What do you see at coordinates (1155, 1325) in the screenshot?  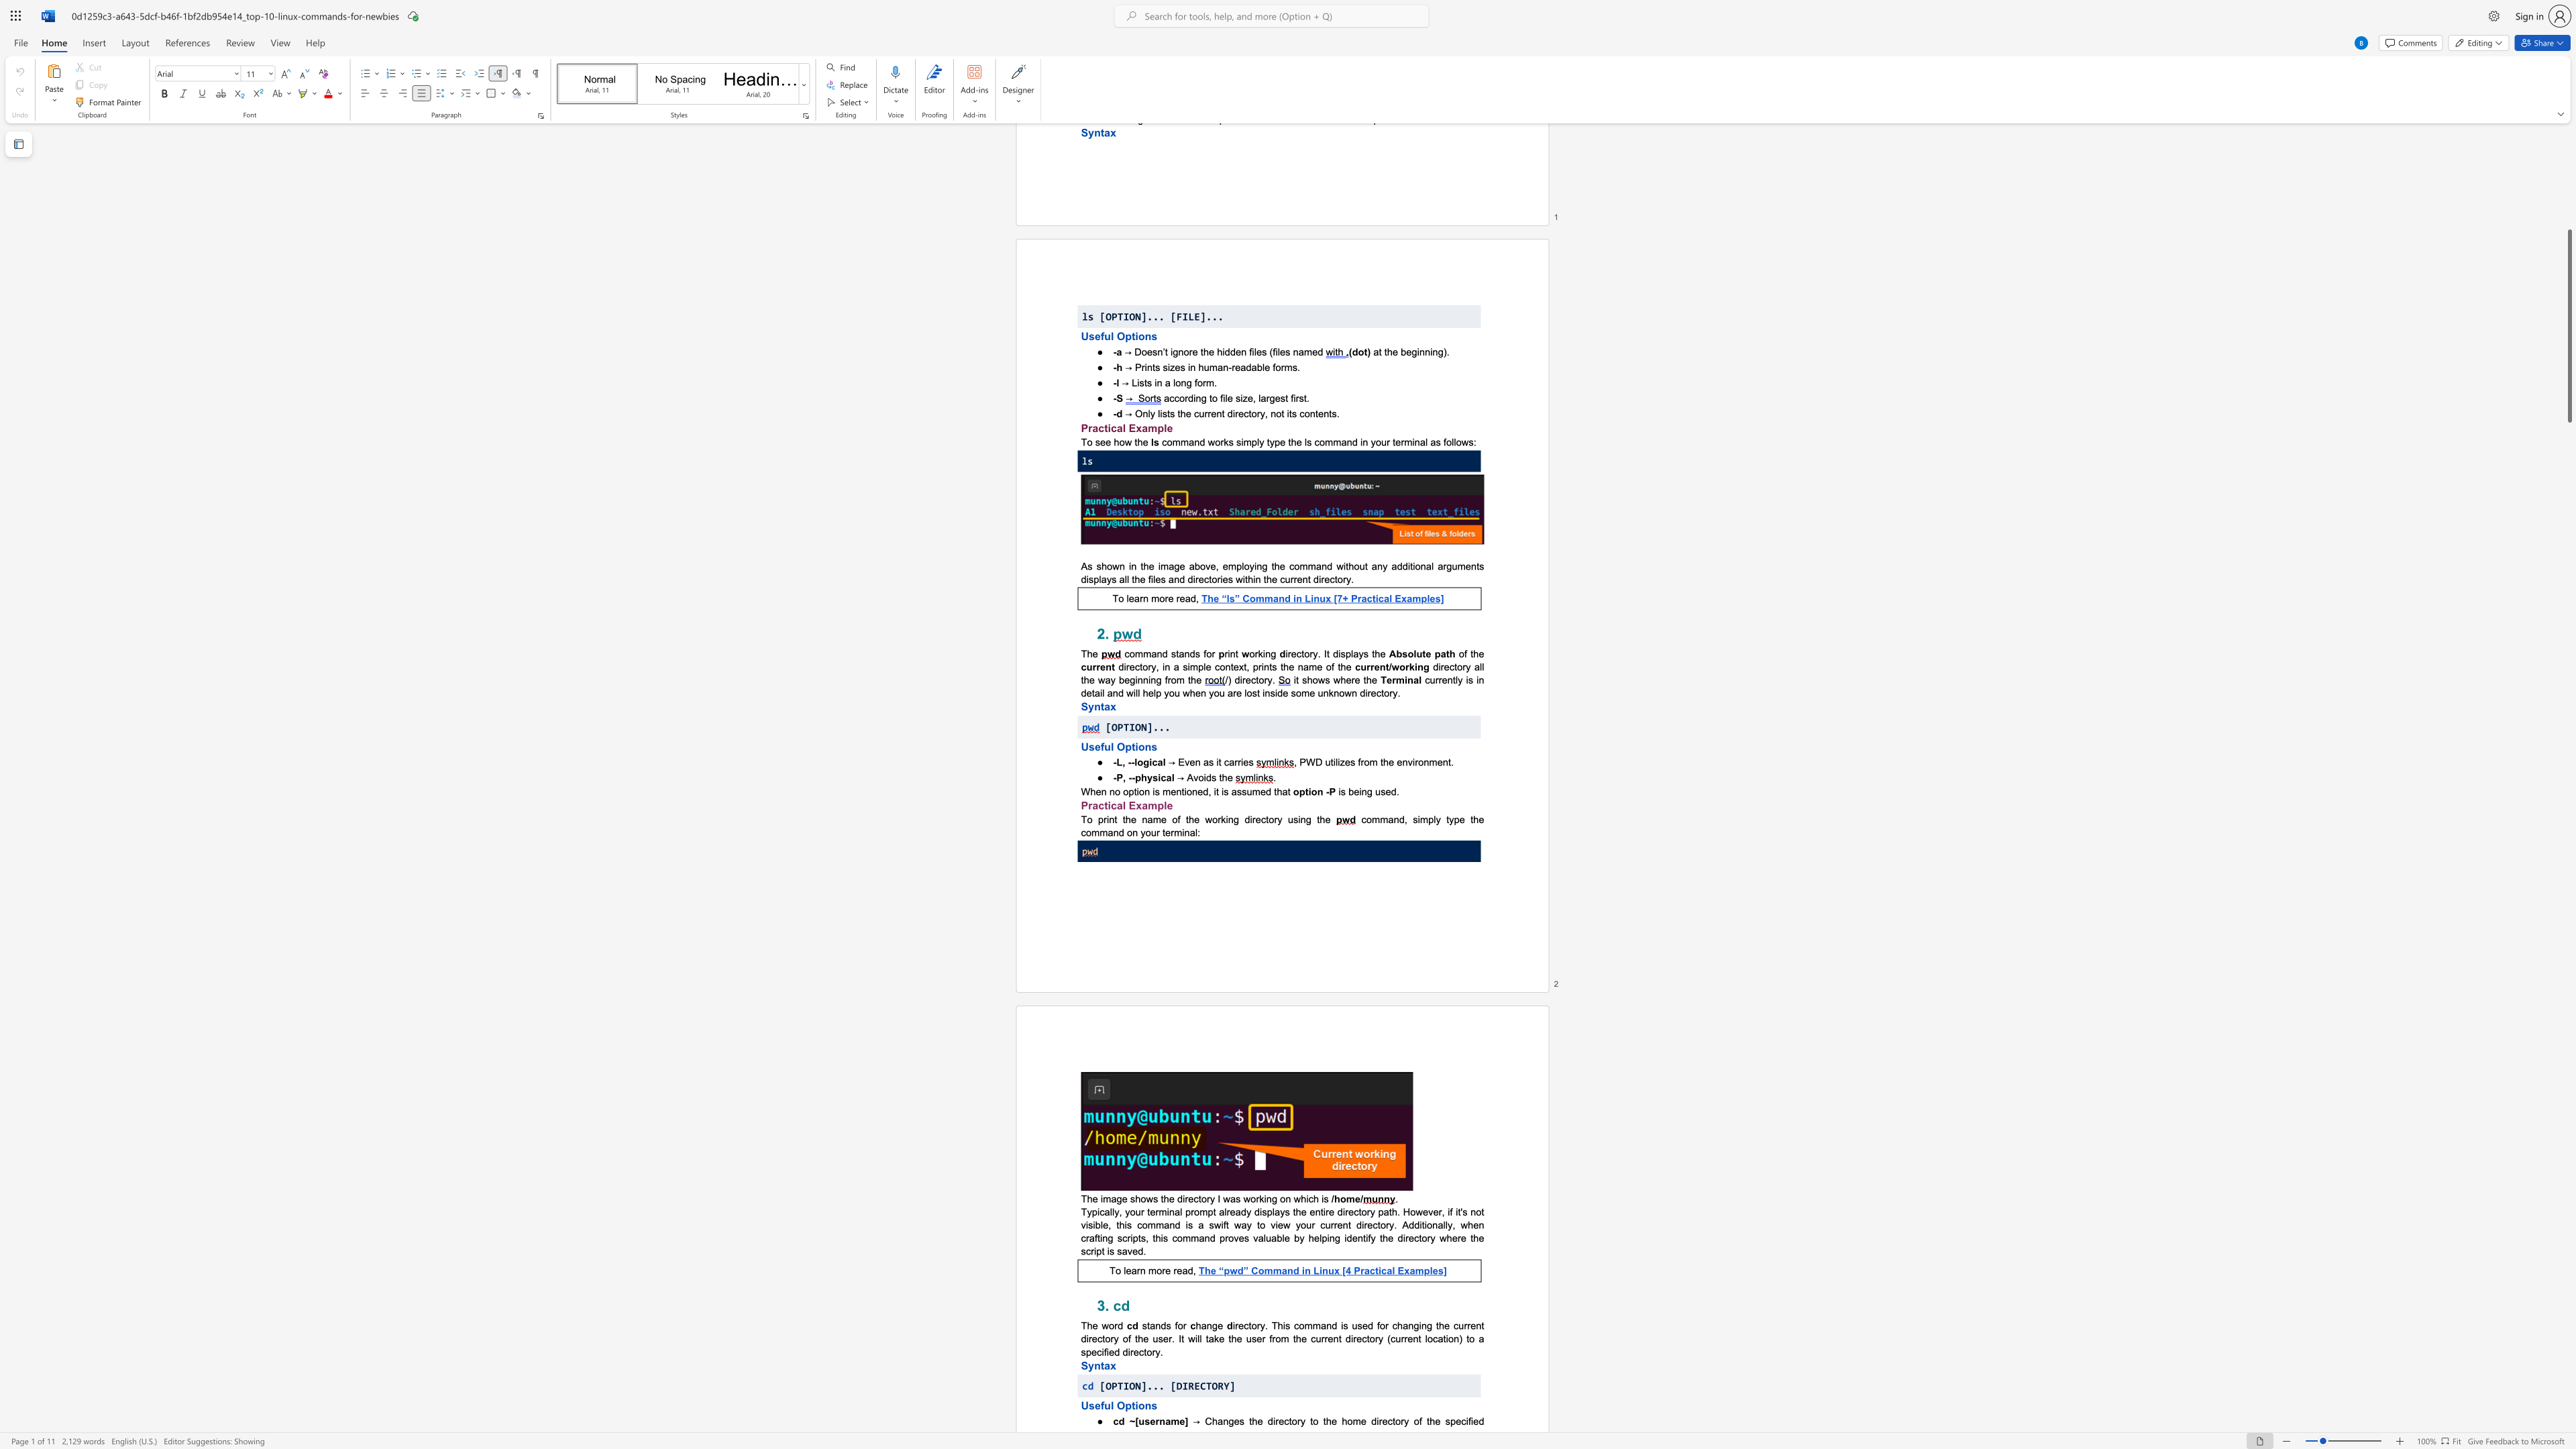 I see `the subset text "nds f" within the text "stands for"` at bounding box center [1155, 1325].